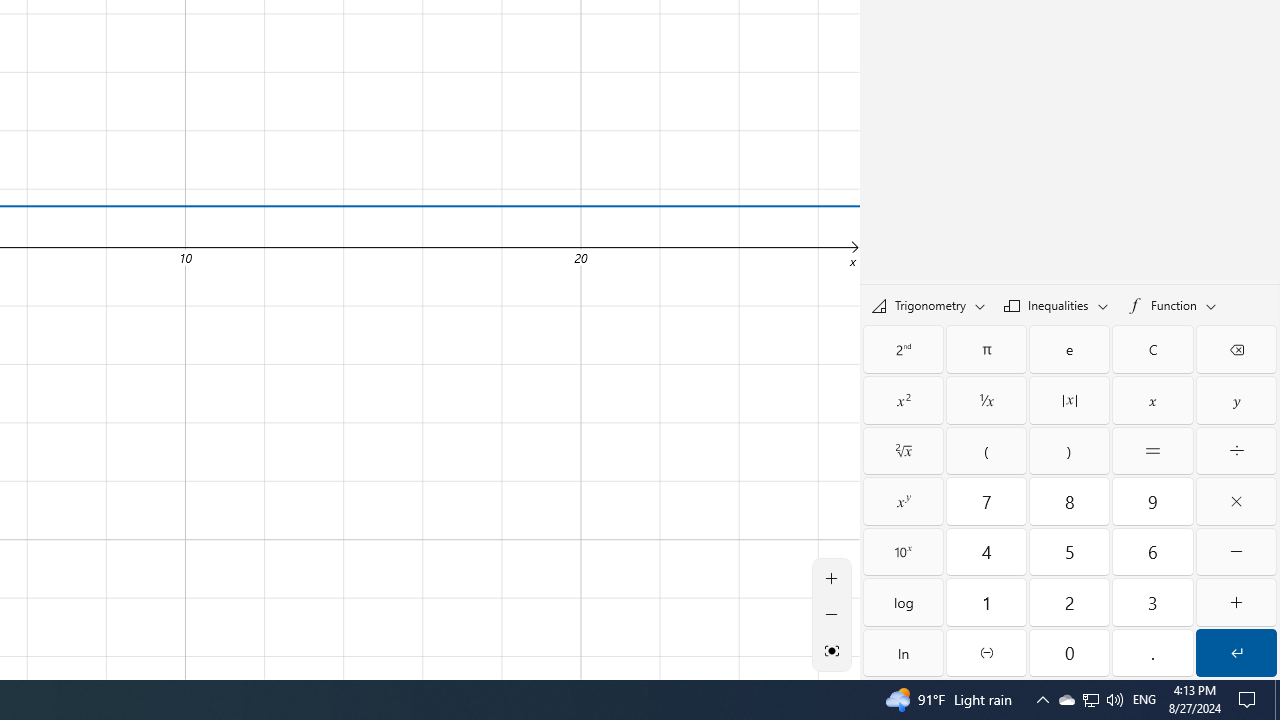 This screenshot has height=720, width=1280. I want to click on 'Decimal separator', so click(1153, 653).